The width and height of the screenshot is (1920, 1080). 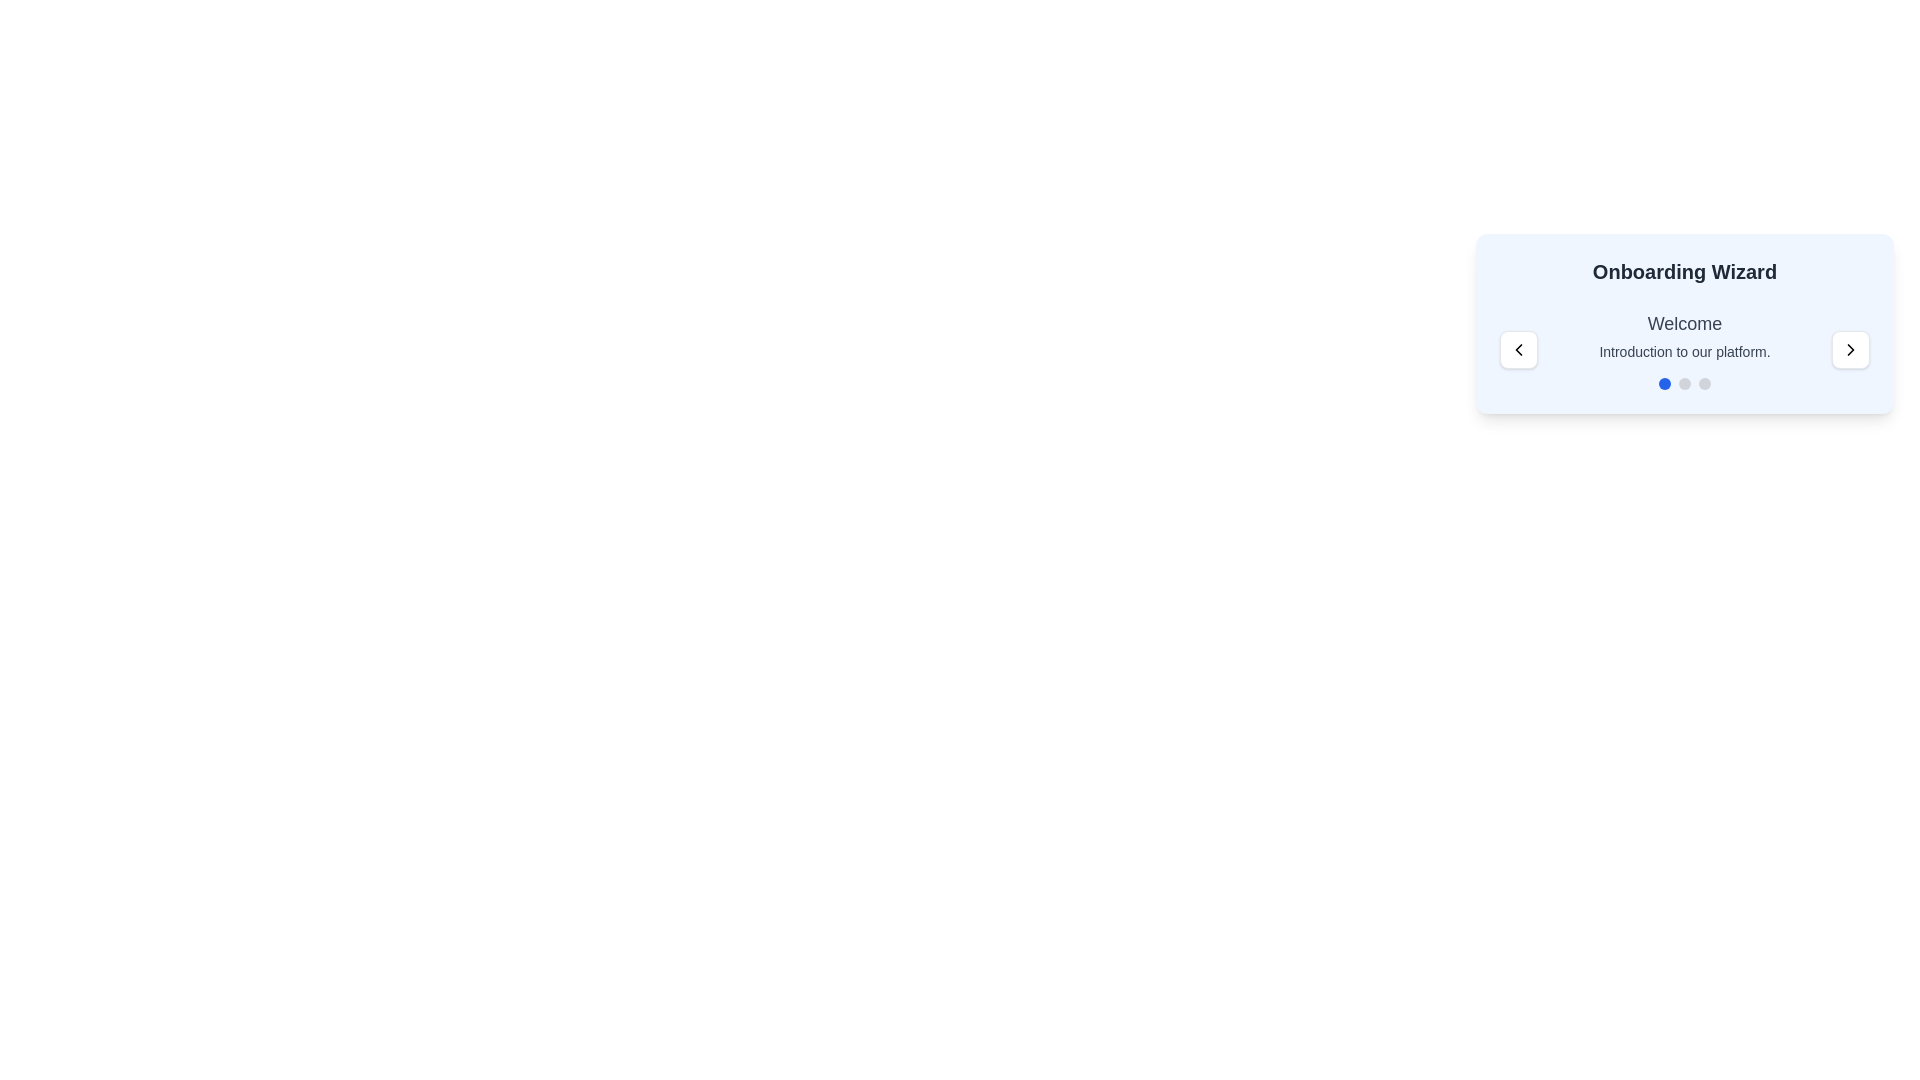 What do you see at coordinates (1850, 349) in the screenshot?
I see `the arrow icon located in the right button of the navigation panel in the 'Onboarding Wizard' to advance to the next page` at bounding box center [1850, 349].